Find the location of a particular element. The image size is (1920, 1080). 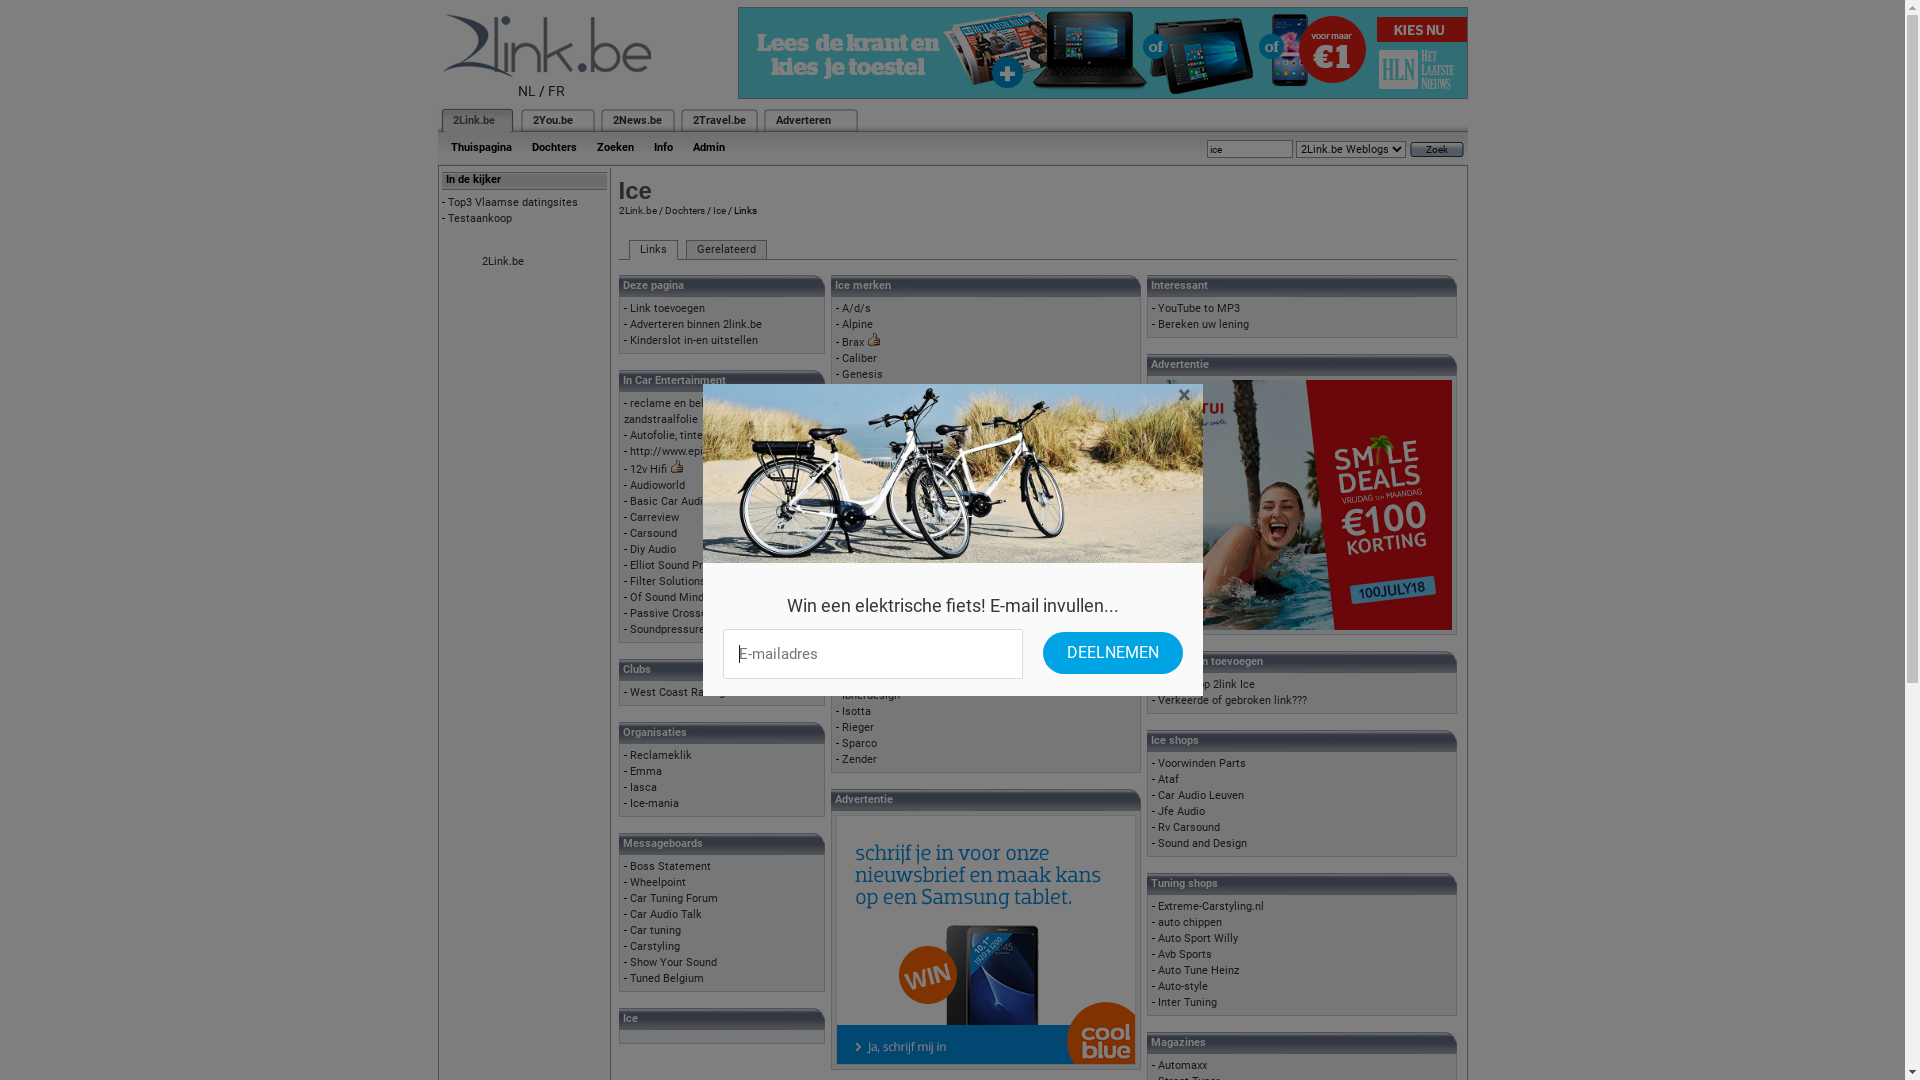

'Extreme-Carstyling.nl' is located at coordinates (1157, 906).